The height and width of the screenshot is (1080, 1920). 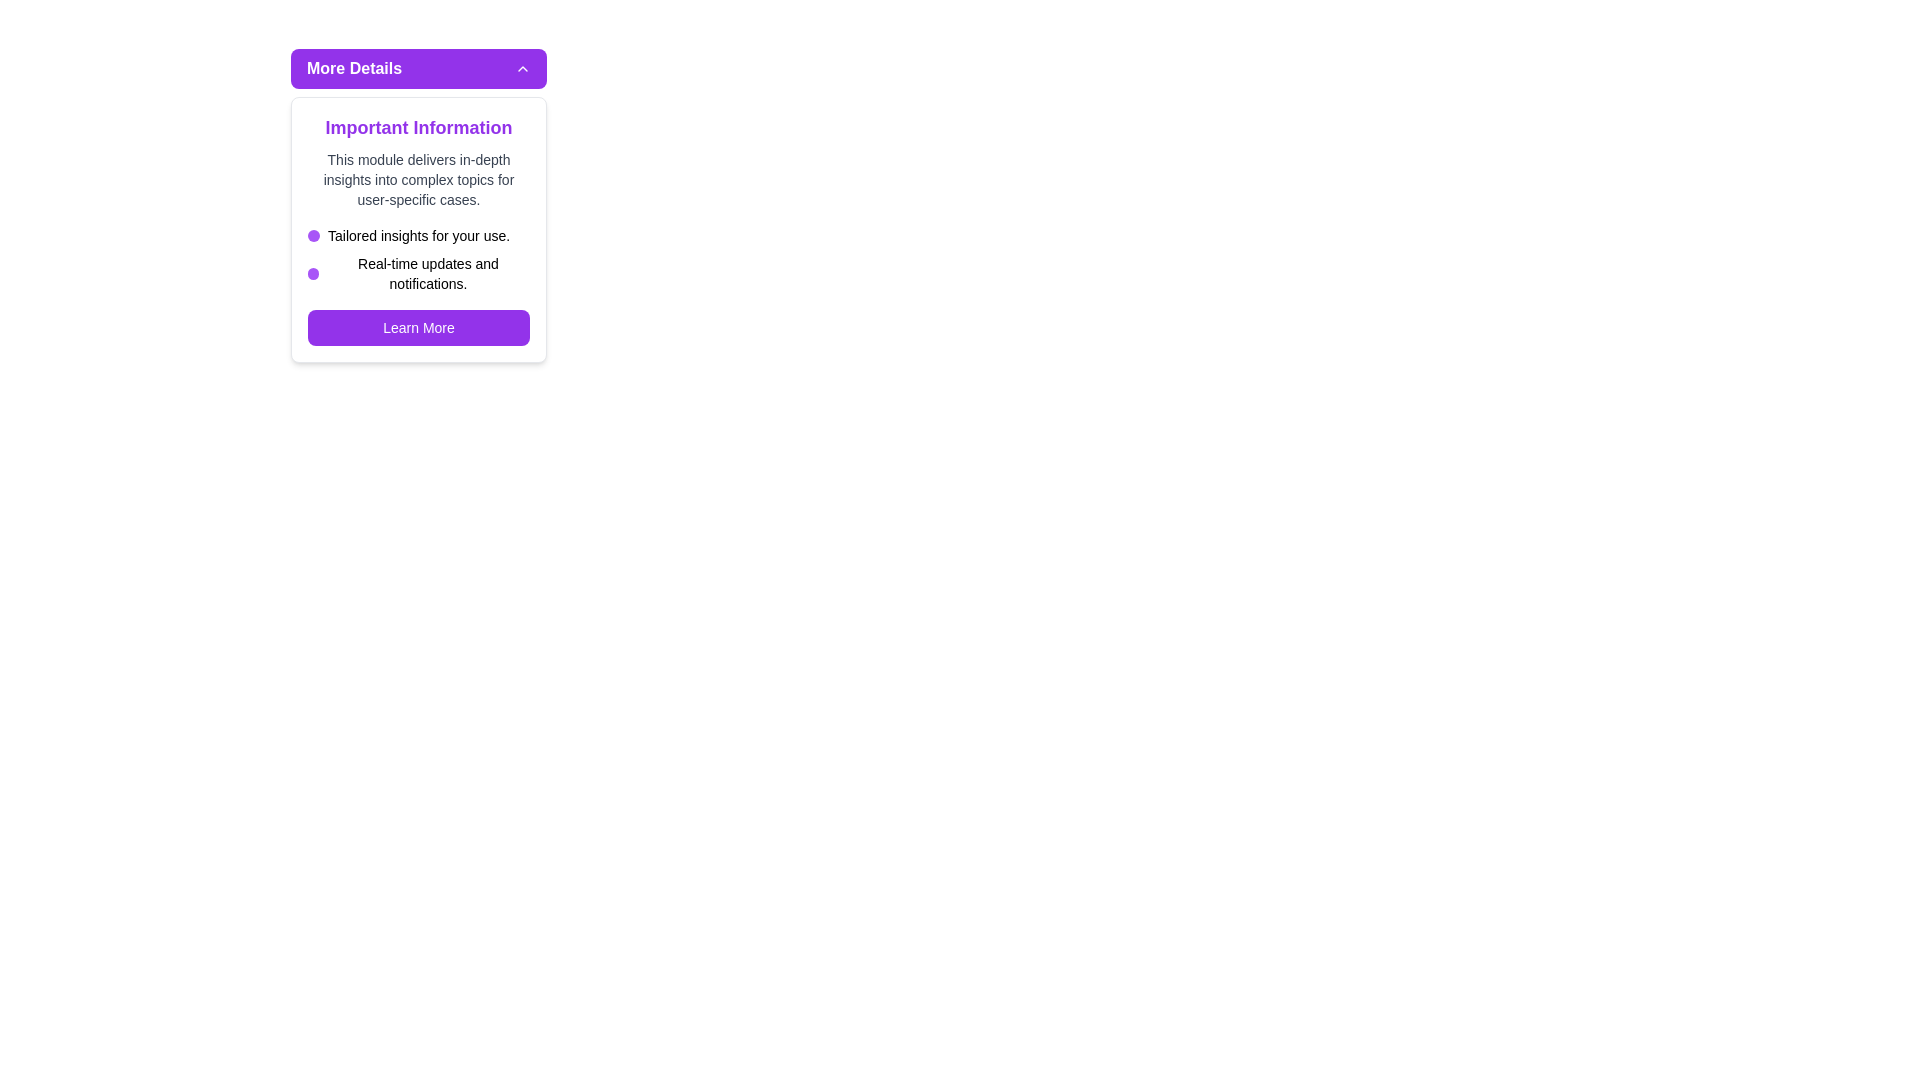 I want to click on text displaying key features or benefits about tailored insights and updates, which is located within a white card beneath the heading 'Important Information' and above the 'Learn More' button, so click(x=417, y=258).